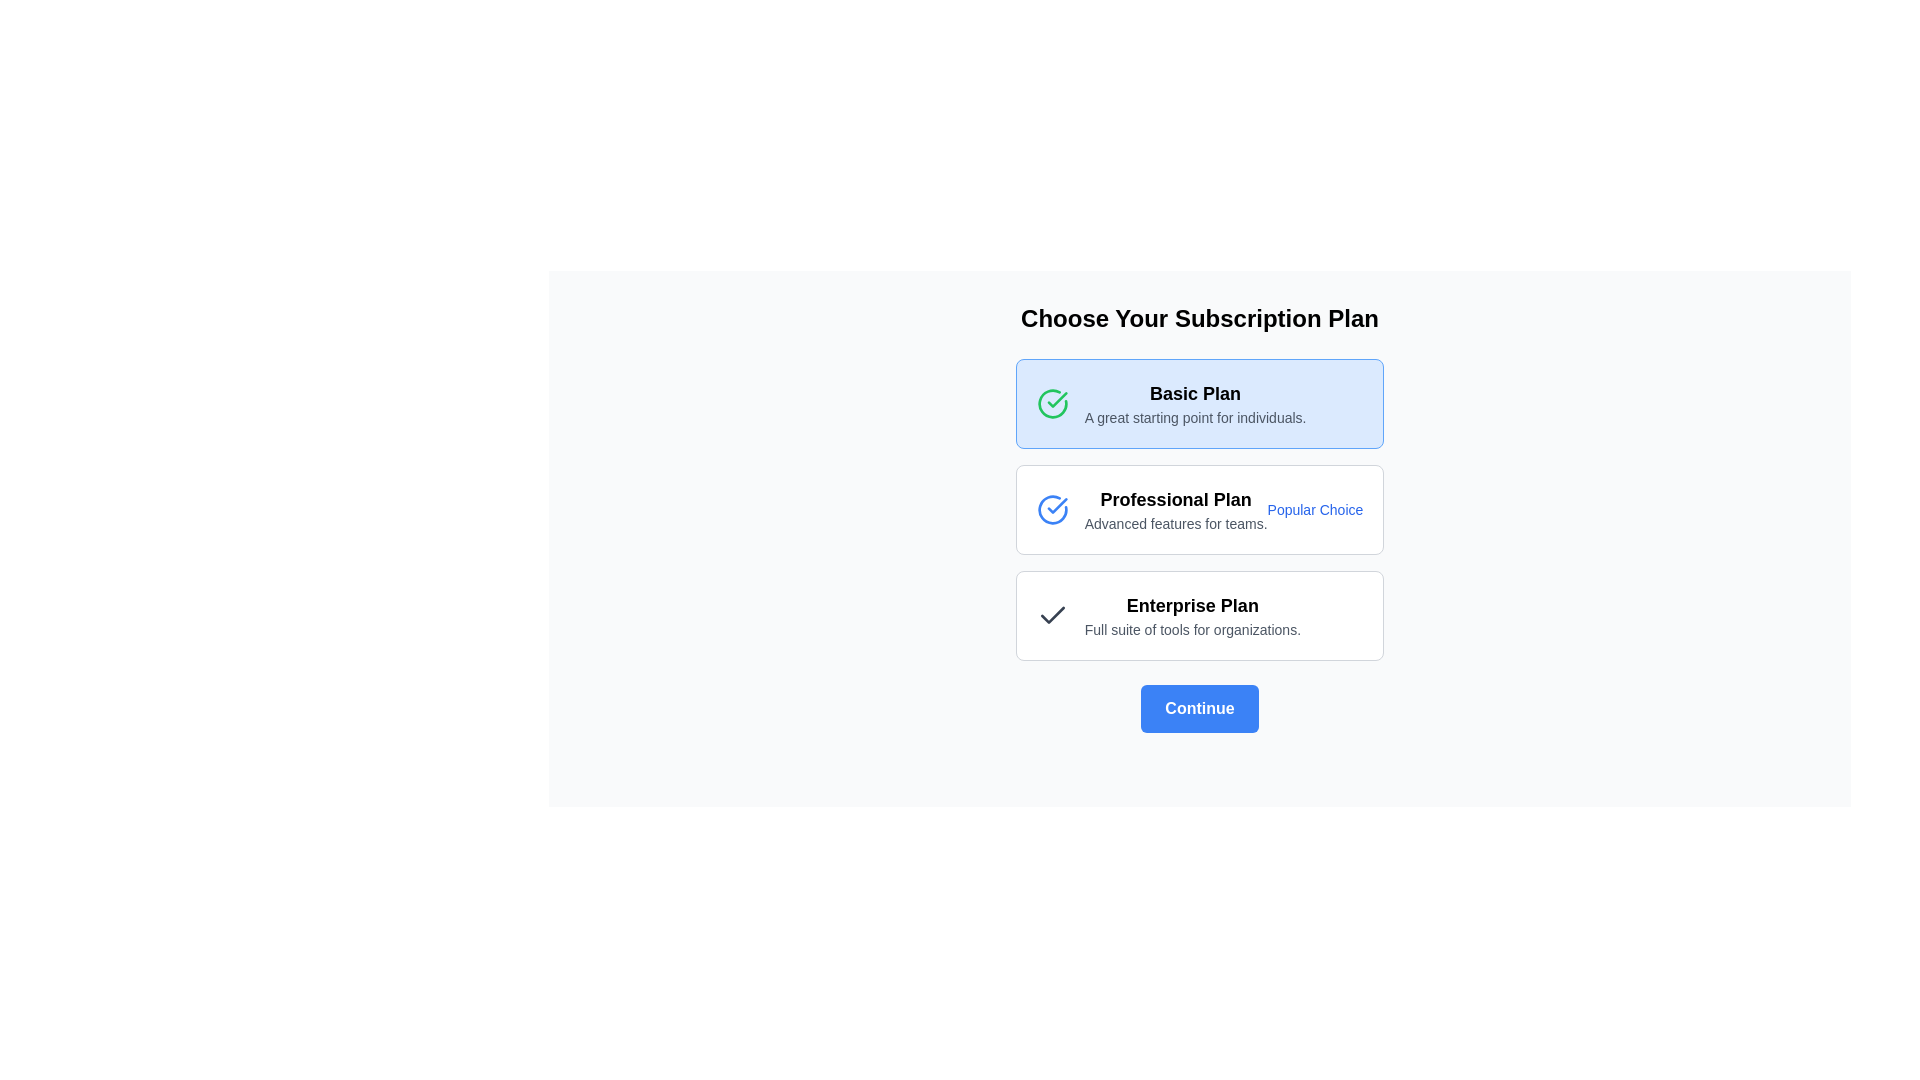 Image resolution: width=1920 pixels, height=1080 pixels. Describe the element at coordinates (1168, 615) in the screenshot. I see `the title text of the 'Enterprise Plan' subscription option` at that location.